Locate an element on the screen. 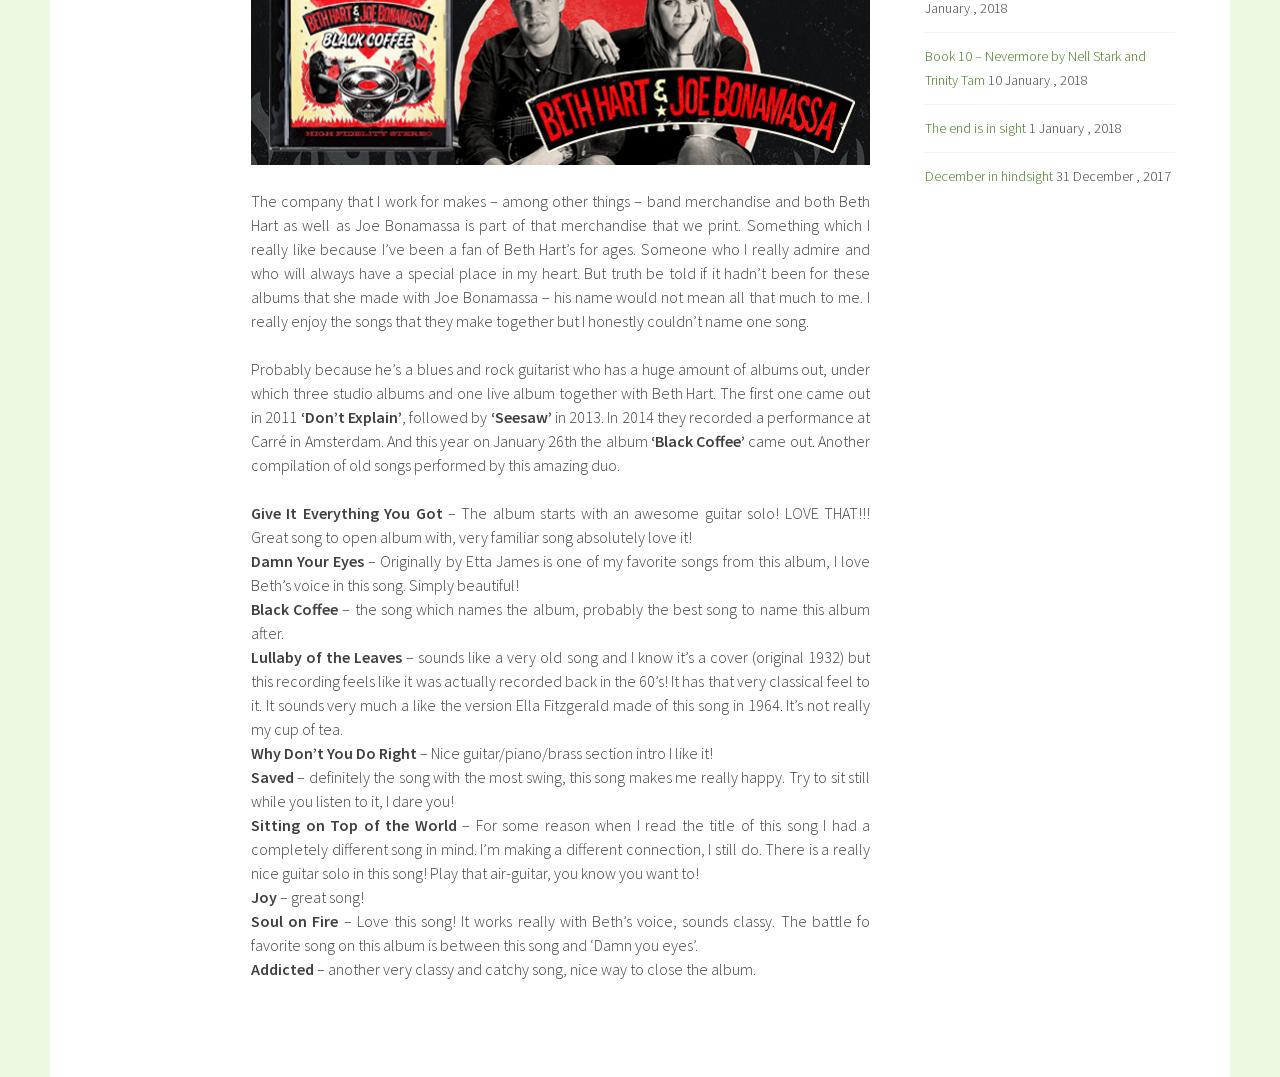 This screenshot has width=1280, height=1077. 'Probably because he’s a blues and rock guitarist who has a huge amount of albums out, under which three studio albums and one live album together with Beth Hart. The first one came out in 2011' is located at coordinates (560, 392).